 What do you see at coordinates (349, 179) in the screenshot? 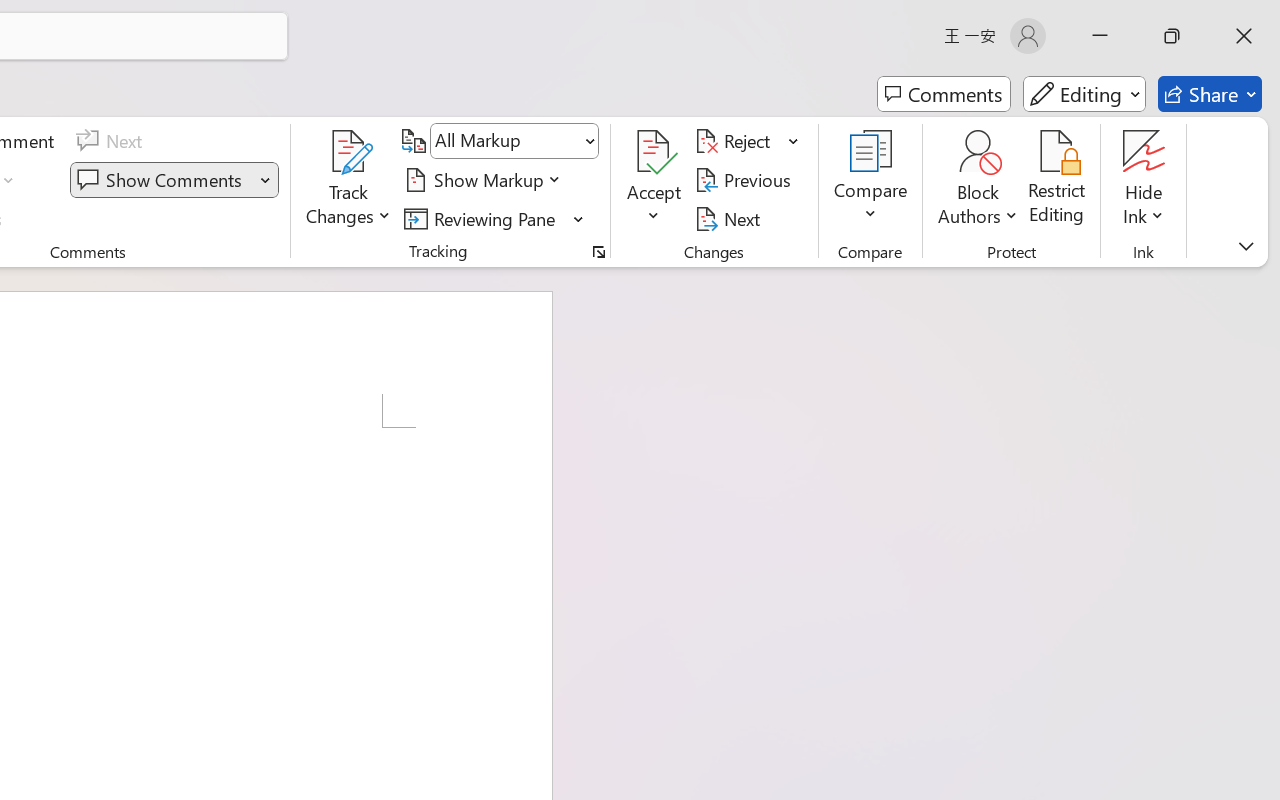
I see `'Track Changes'` at bounding box center [349, 179].